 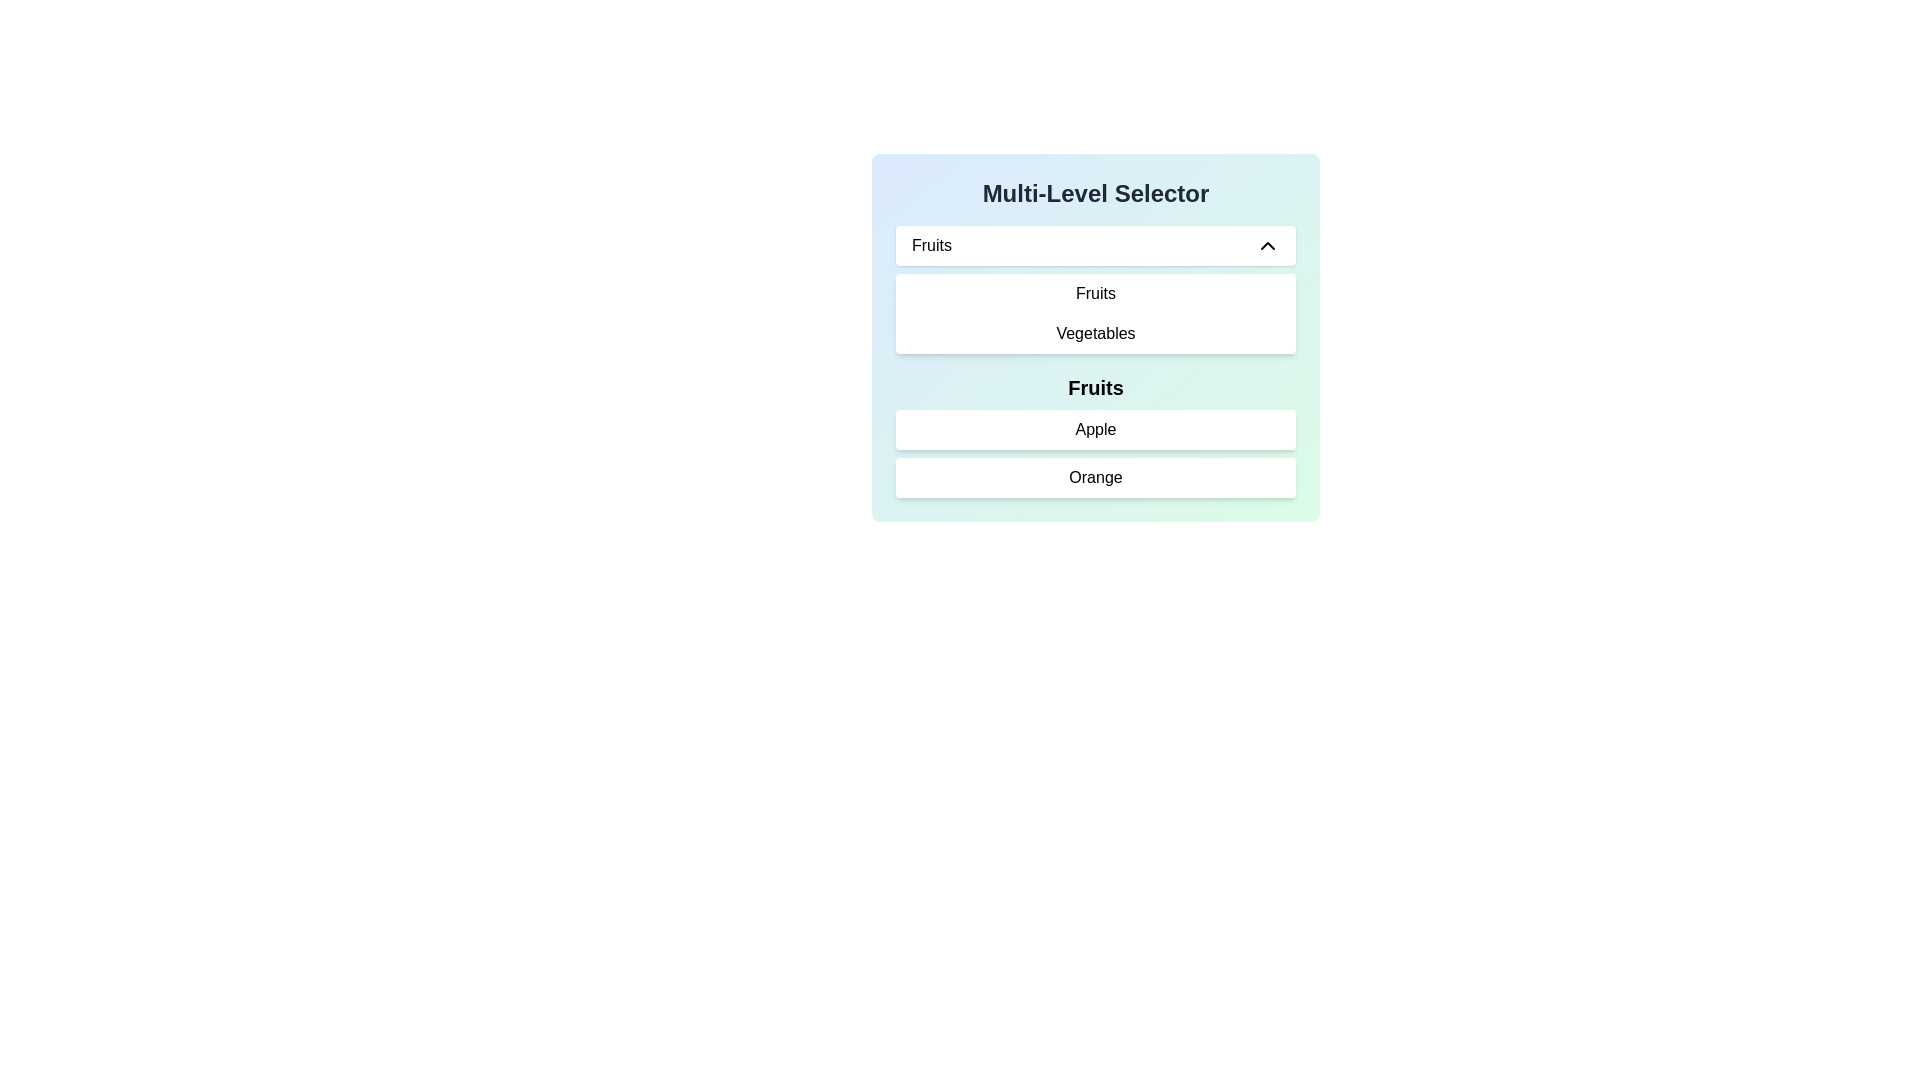 What do you see at coordinates (1094, 293) in the screenshot?
I see `the 'Fruits' menu option, which is the first item in a dropdown list` at bounding box center [1094, 293].